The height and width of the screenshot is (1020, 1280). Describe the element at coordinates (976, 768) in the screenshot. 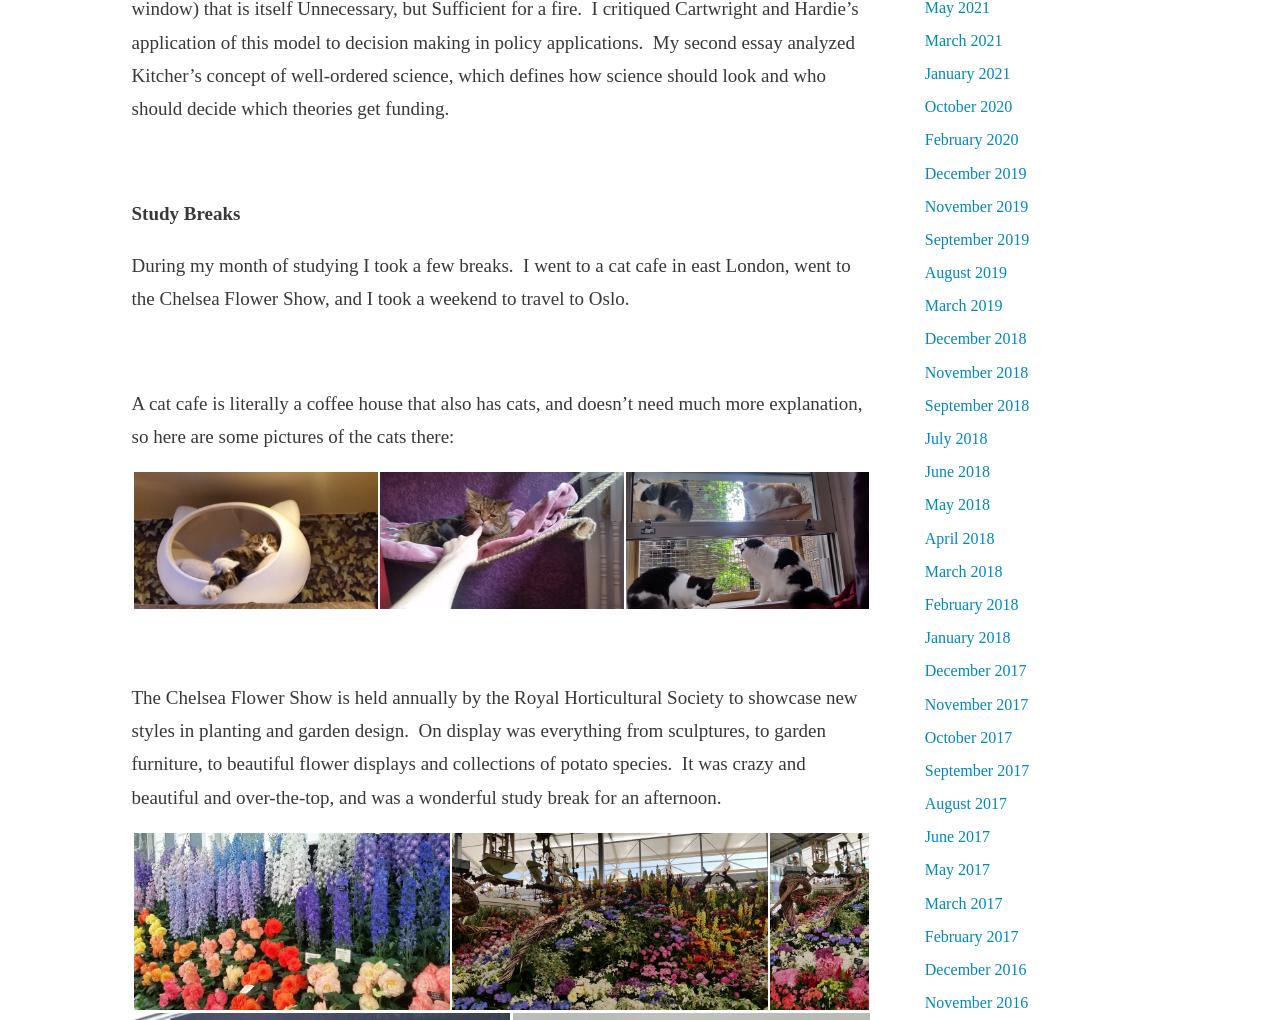

I see `'September 2017'` at that location.